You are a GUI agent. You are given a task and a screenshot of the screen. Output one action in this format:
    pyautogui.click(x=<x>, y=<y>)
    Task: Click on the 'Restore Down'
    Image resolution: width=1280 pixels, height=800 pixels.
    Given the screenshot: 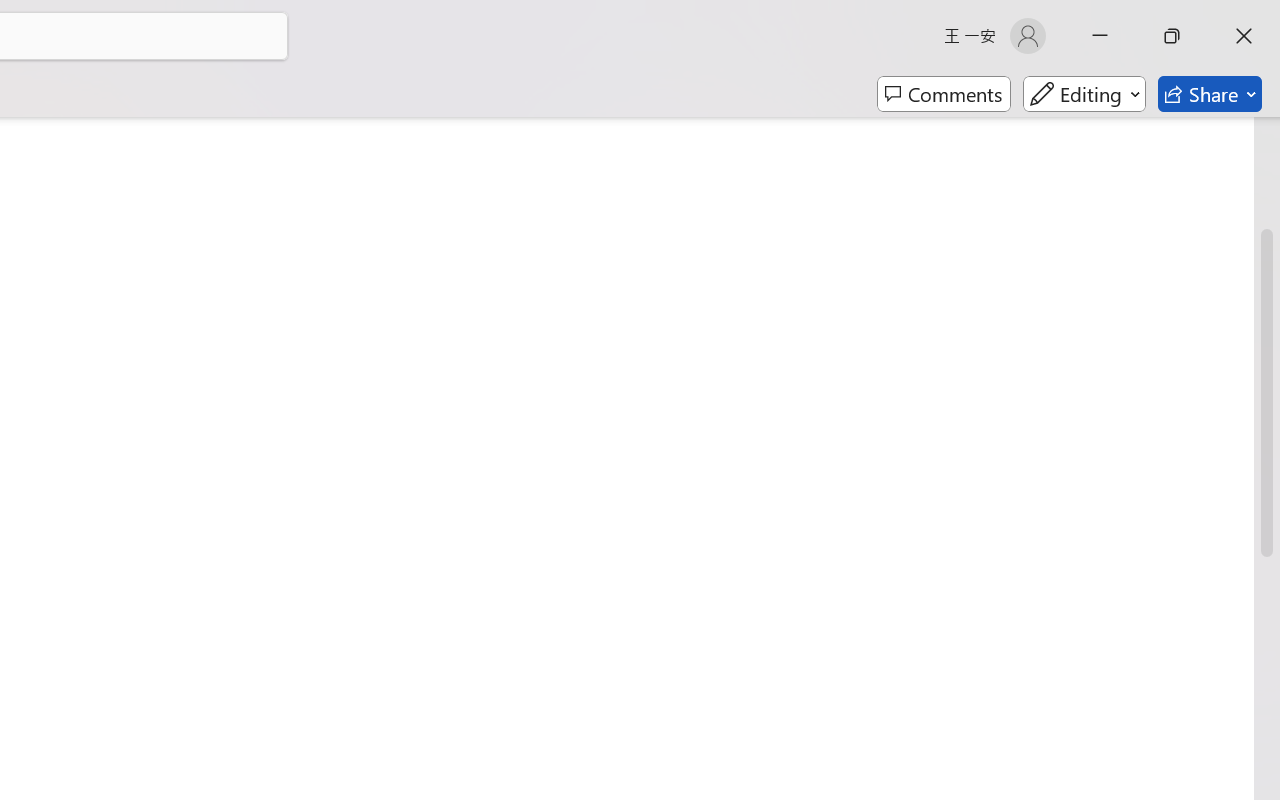 What is the action you would take?
    pyautogui.click(x=1172, y=35)
    